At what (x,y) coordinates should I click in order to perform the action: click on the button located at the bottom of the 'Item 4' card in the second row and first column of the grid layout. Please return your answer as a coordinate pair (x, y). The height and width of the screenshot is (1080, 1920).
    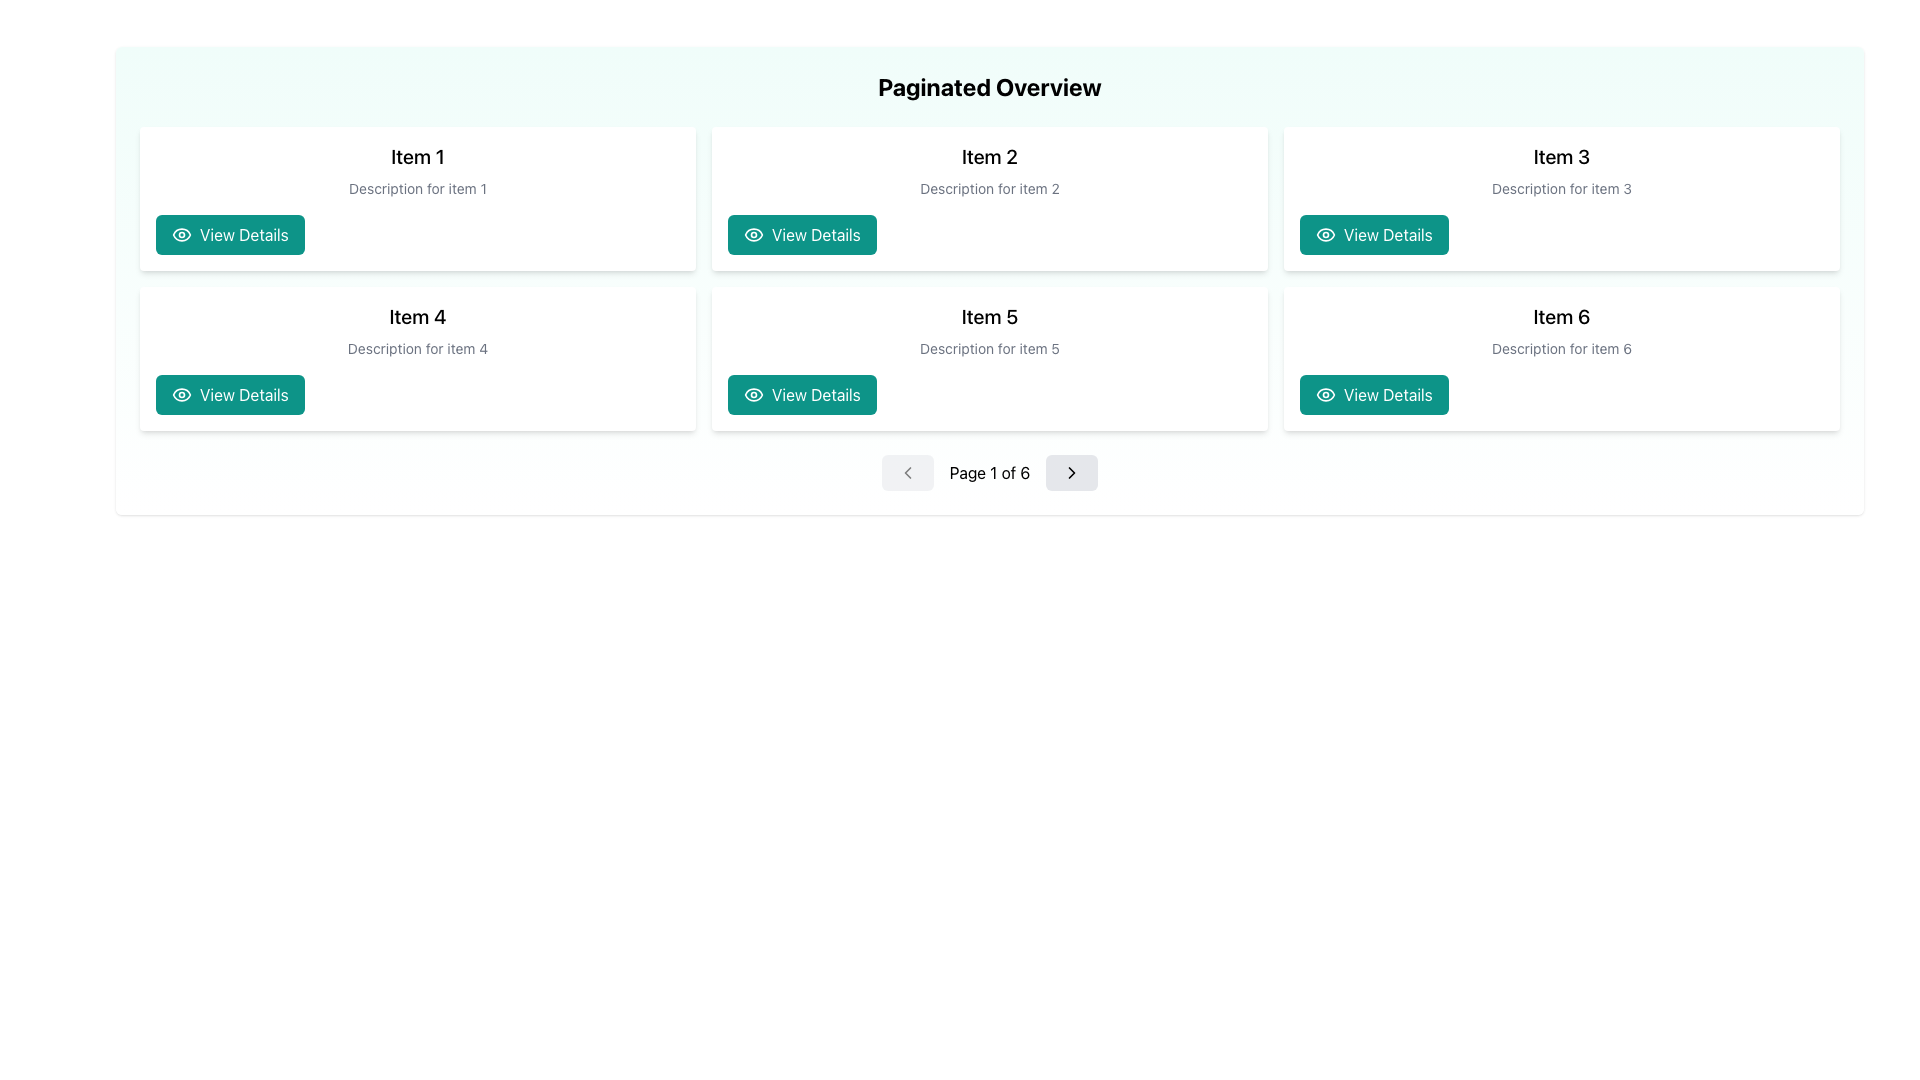
    Looking at the image, I should click on (230, 394).